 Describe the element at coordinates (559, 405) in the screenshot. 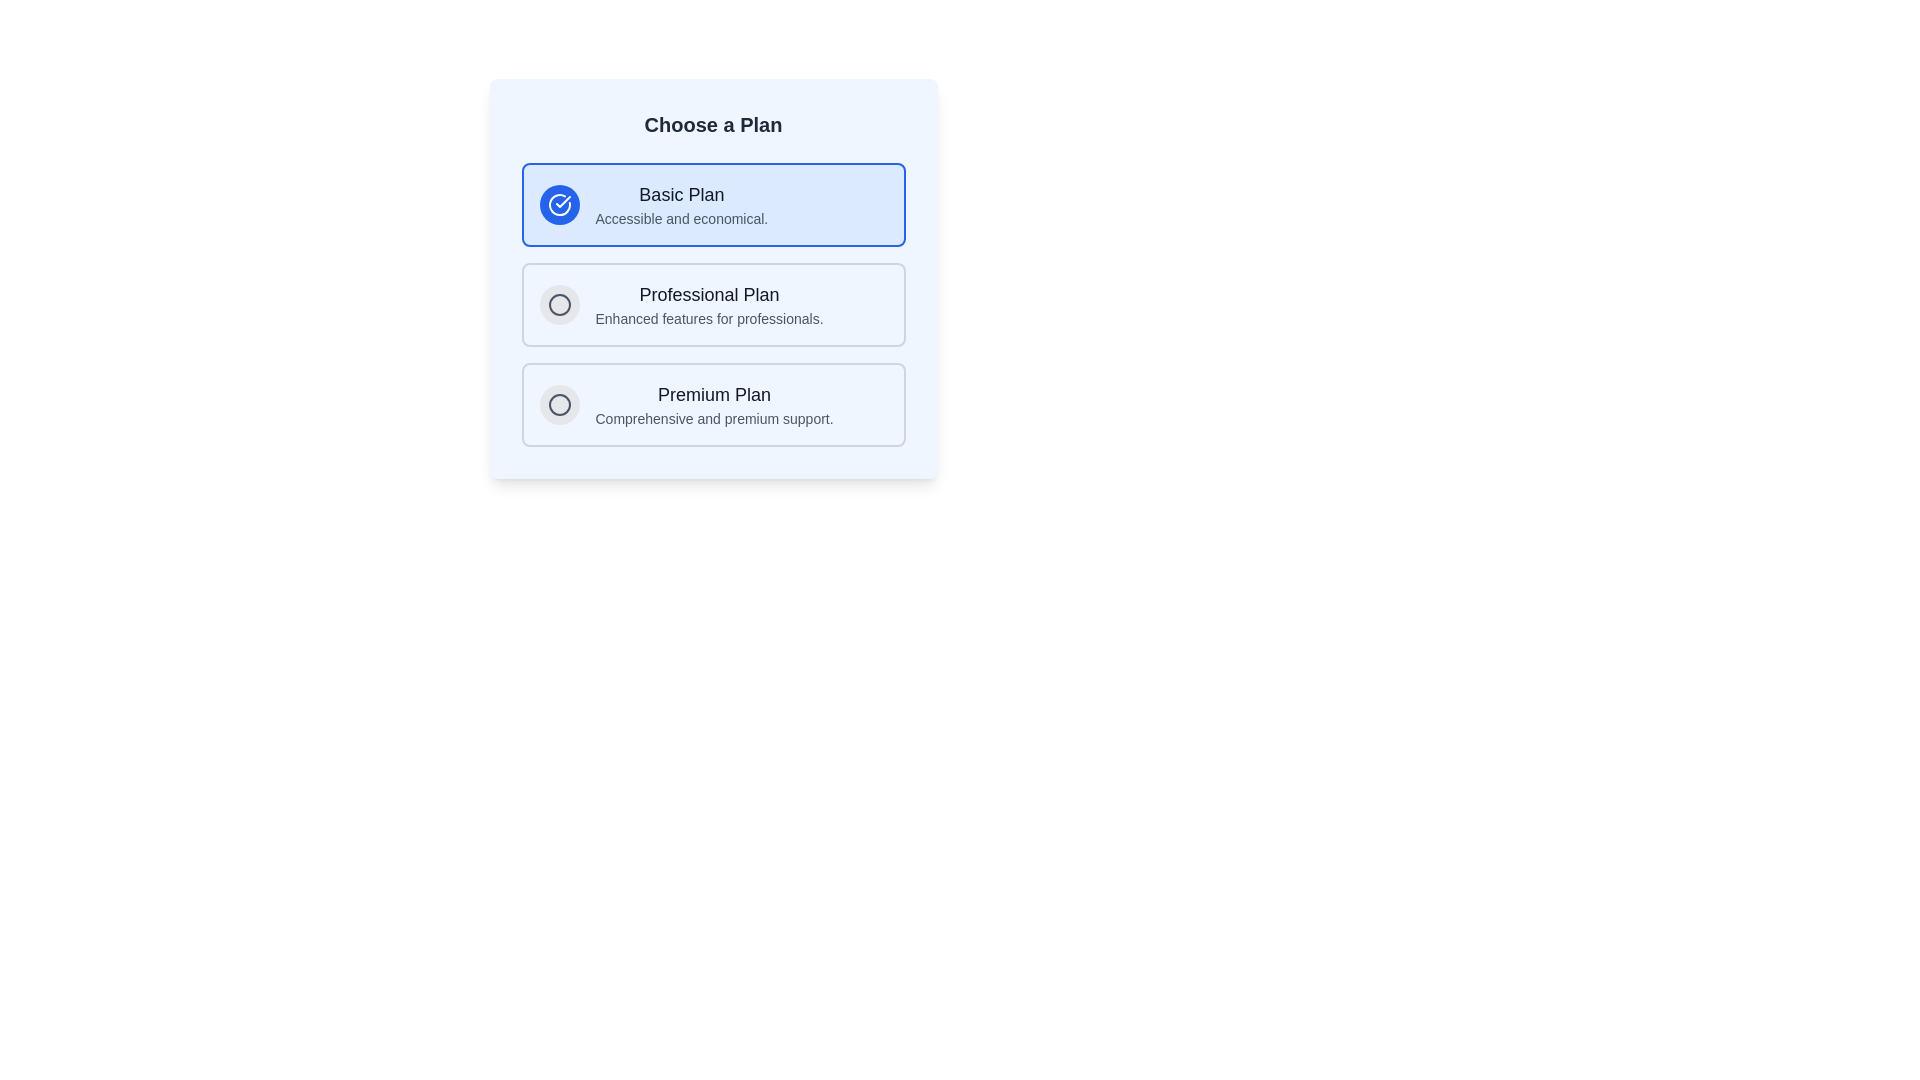

I see `the radio button for the 'Premium Plan' option` at that location.